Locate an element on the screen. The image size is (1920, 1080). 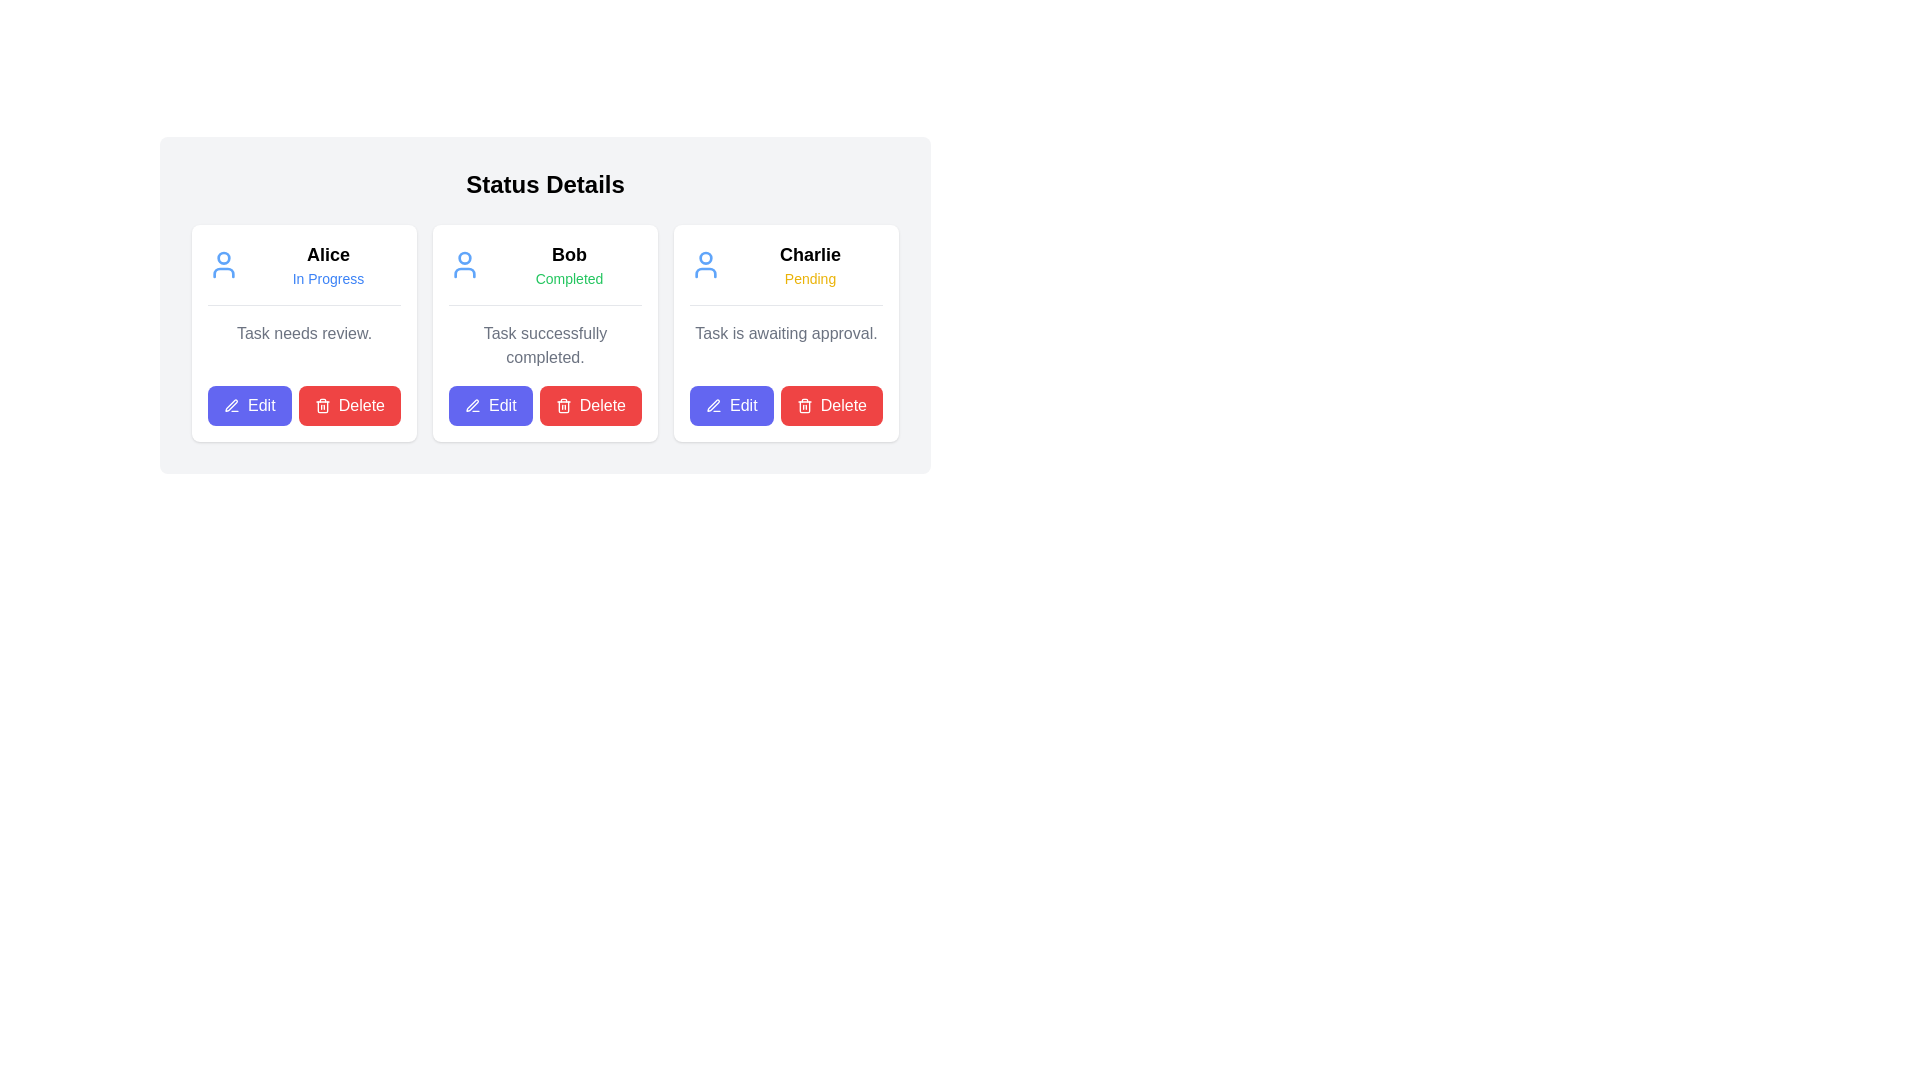
the 'Edit' button with a blue background and rounded corners located at the bottom of the card labeled 'Charlie - Pending' is located at coordinates (730, 405).